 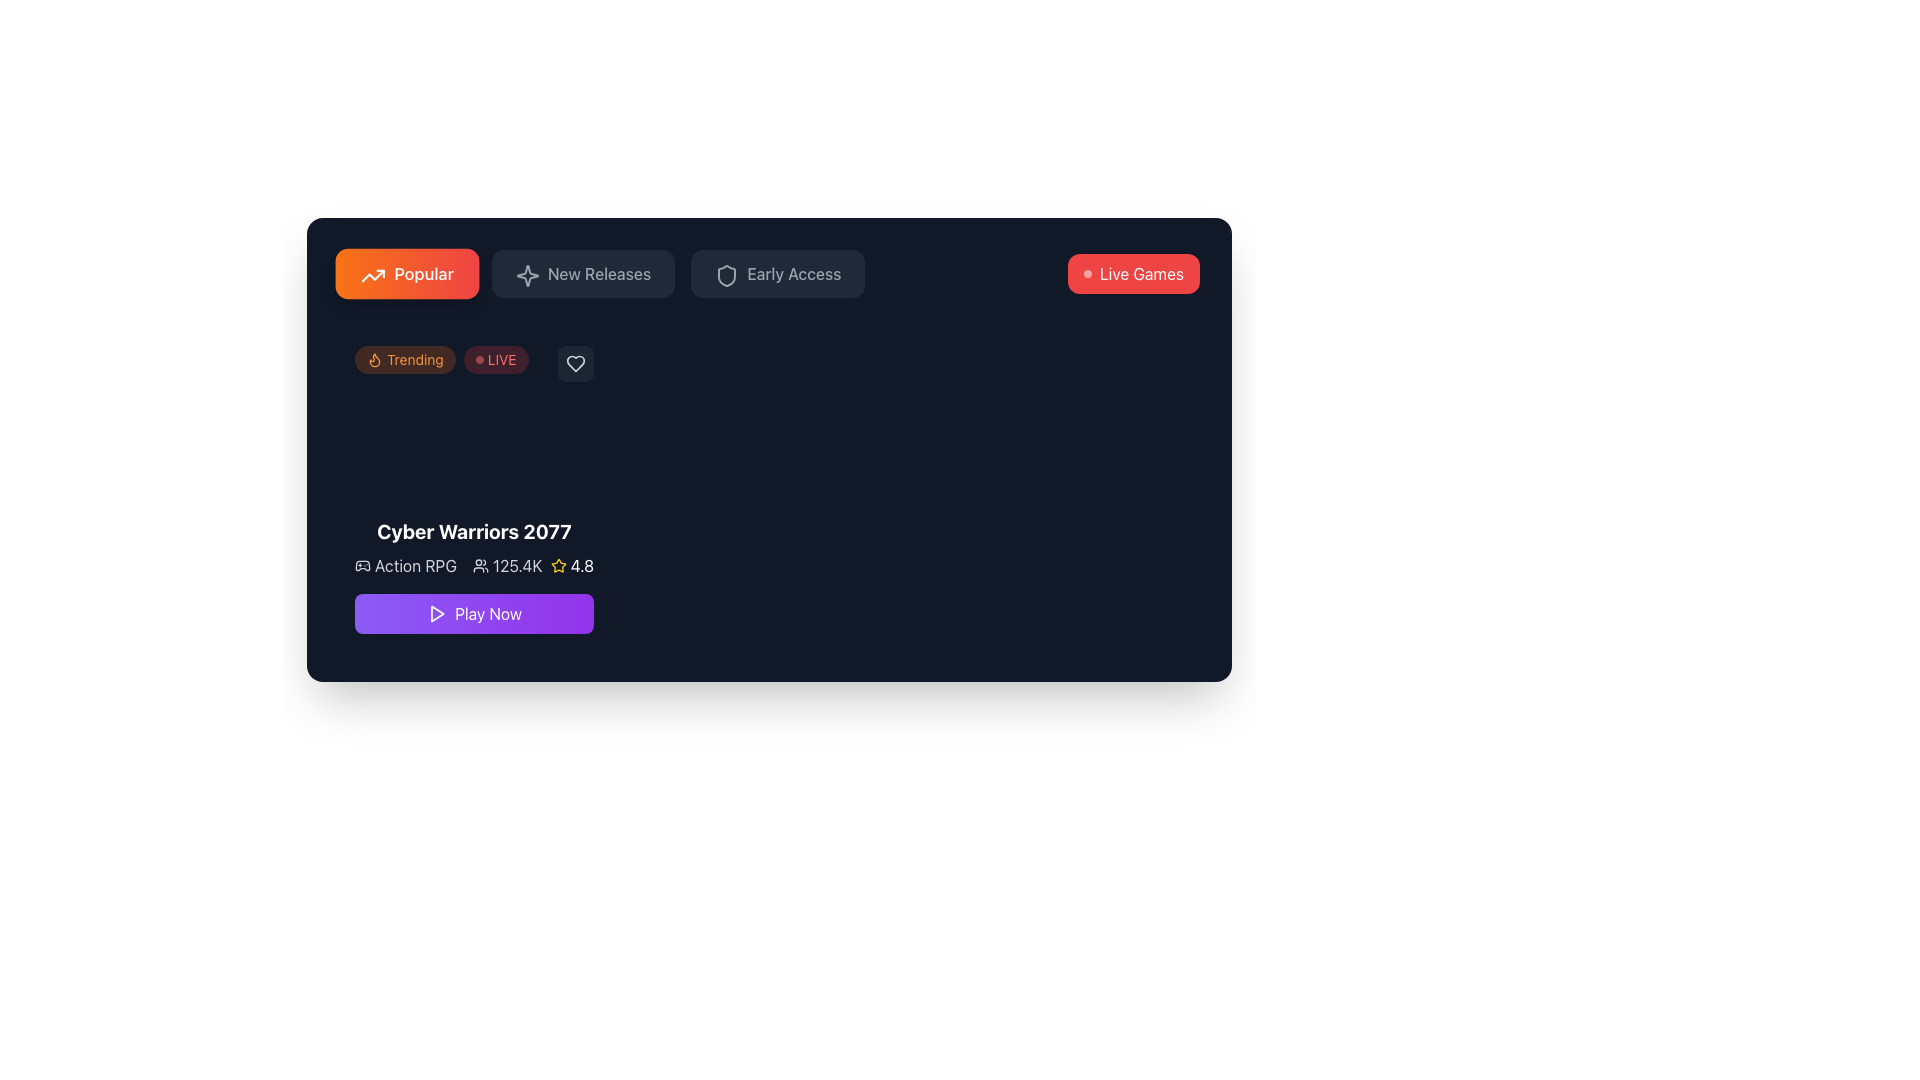 I want to click on displayed information on the Informational Panel located below the game title 'Cyber Warriors 2077' and above the 'Play Now' button, so click(x=473, y=566).